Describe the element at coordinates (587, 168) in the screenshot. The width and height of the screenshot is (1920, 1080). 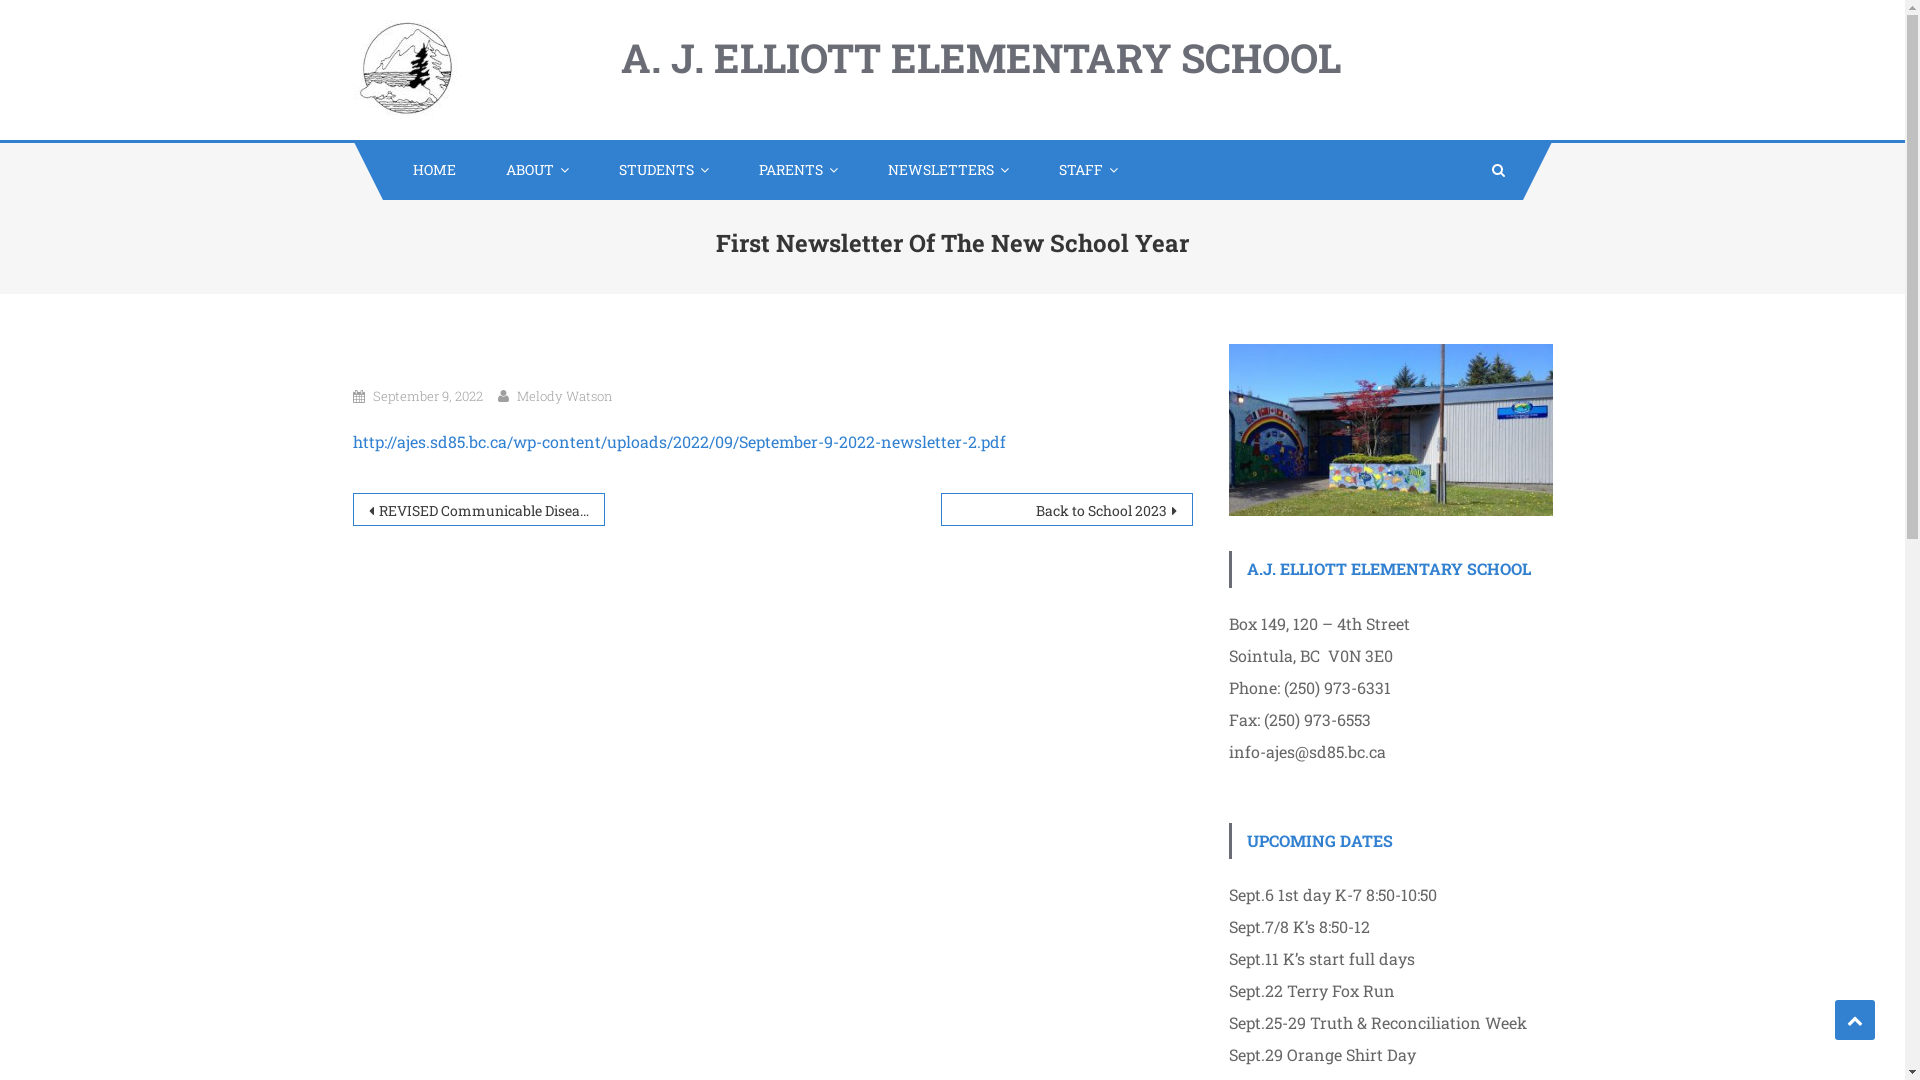
I see `'STUDENTS'` at that location.